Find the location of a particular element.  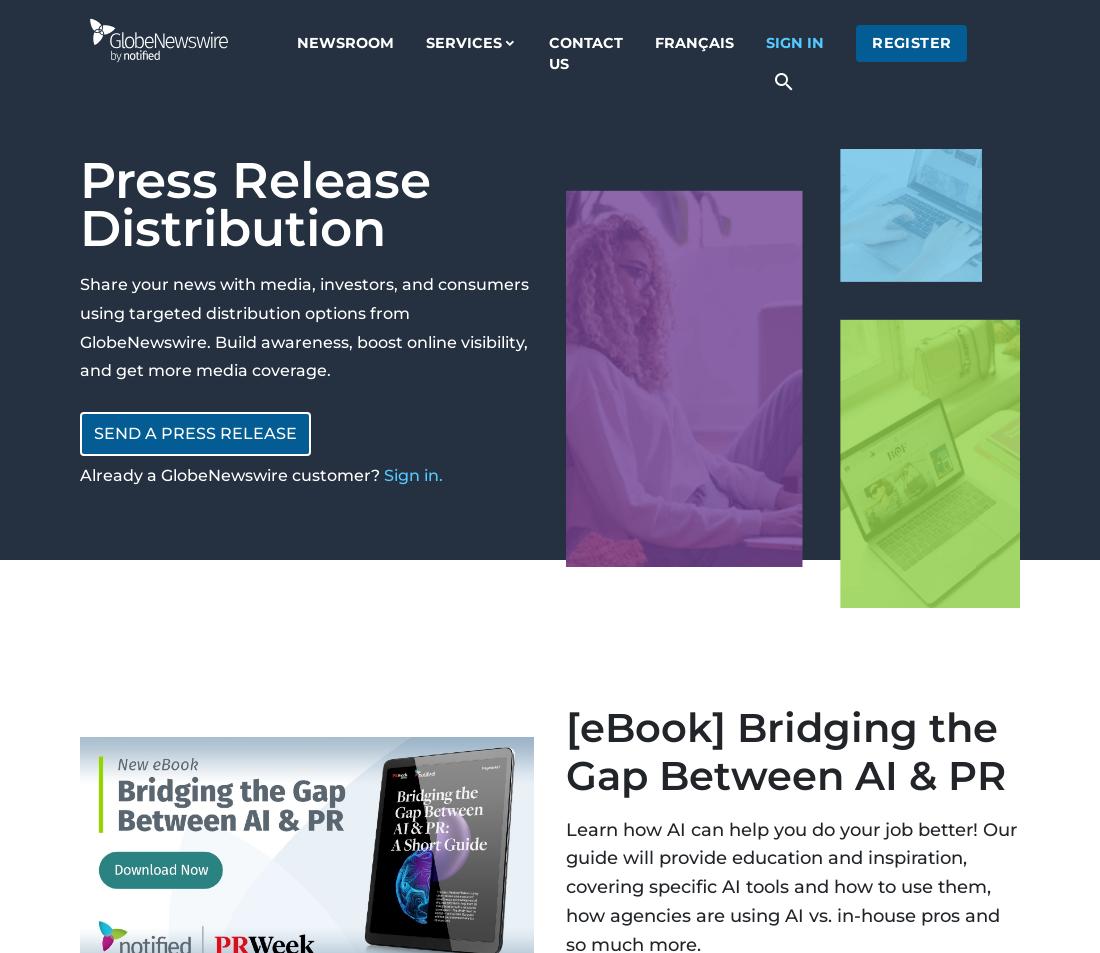

'Already a GlobeNewswire customer?' is located at coordinates (231, 474).